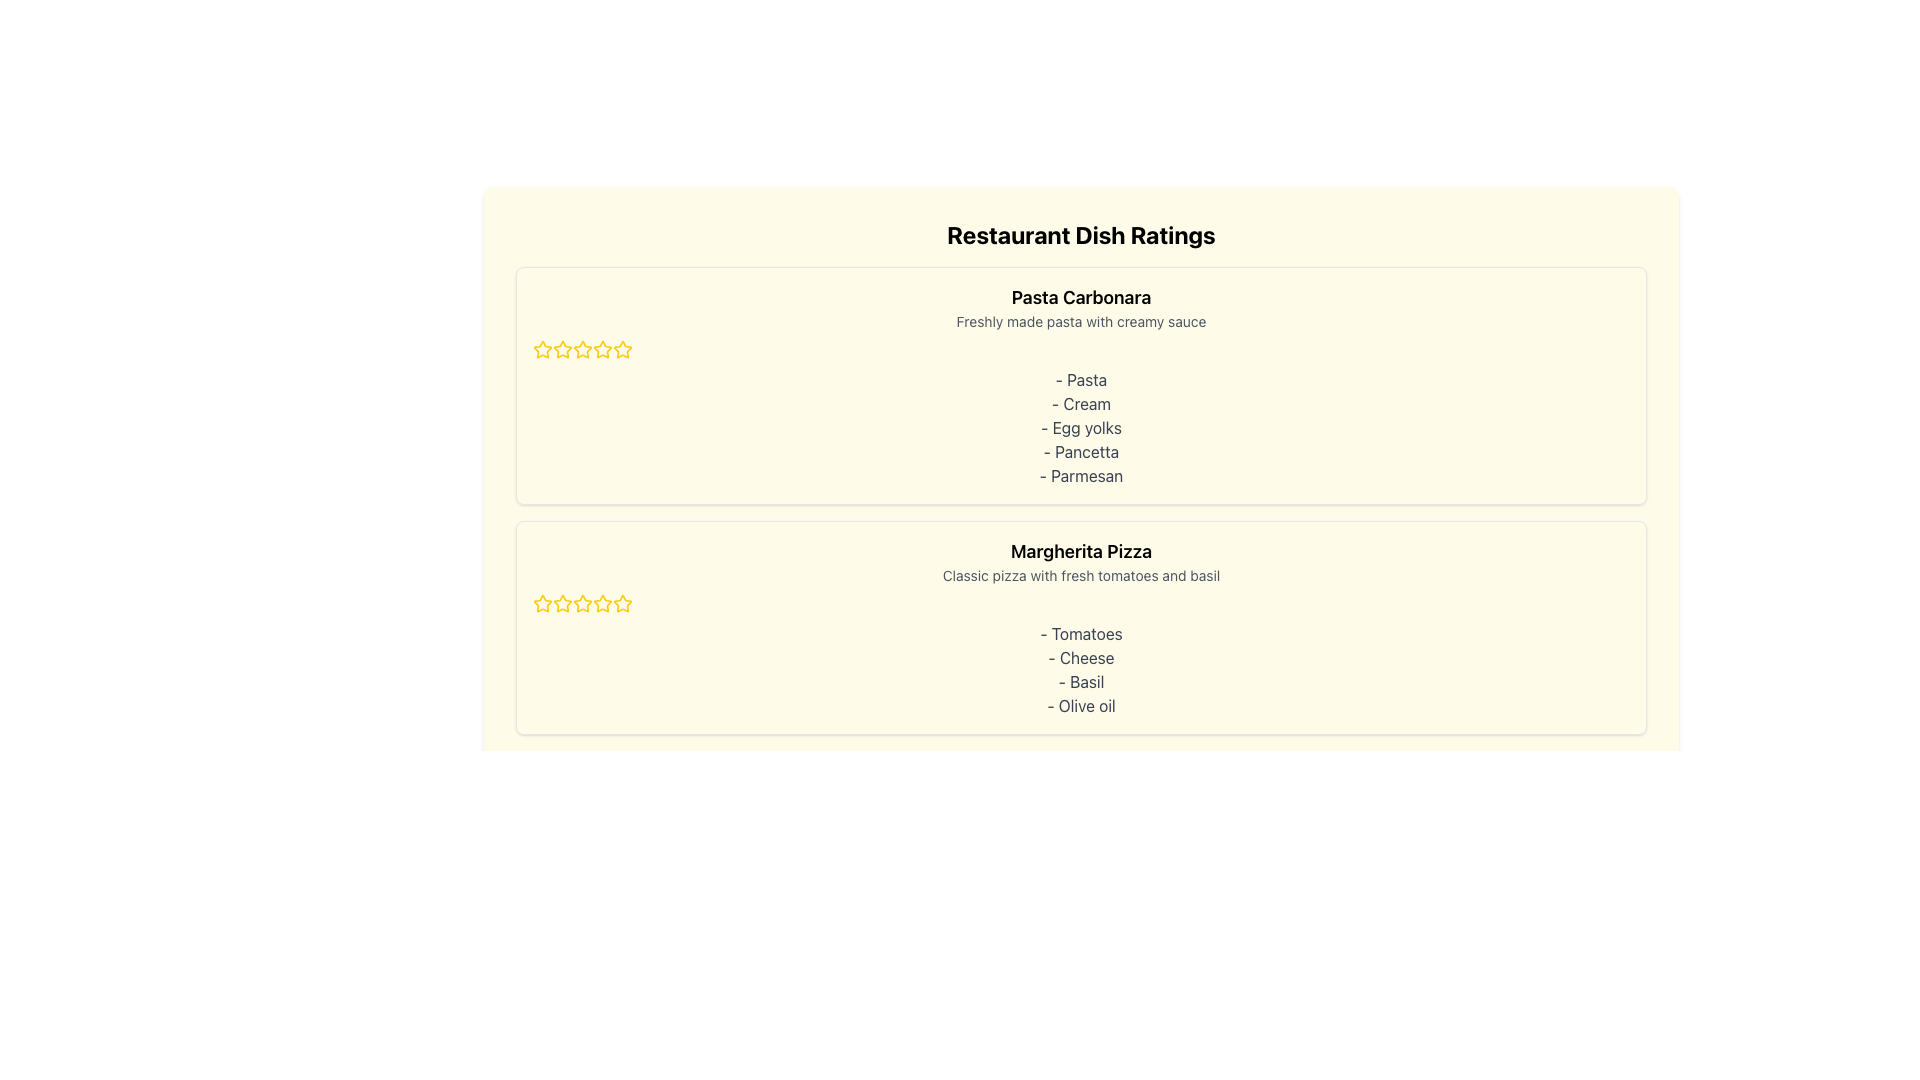 Image resolution: width=1920 pixels, height=1080 pixels. Describe the element at coordinates (1080, 404) in the screenshot. I see `text conveying an ingredient of the 'Pasta Carbonara' dish, which is the second item in the bulleted list under the title 'Pasta Carbonara', positioned between '- Pasta' and '- Egg yolks'` at that location.